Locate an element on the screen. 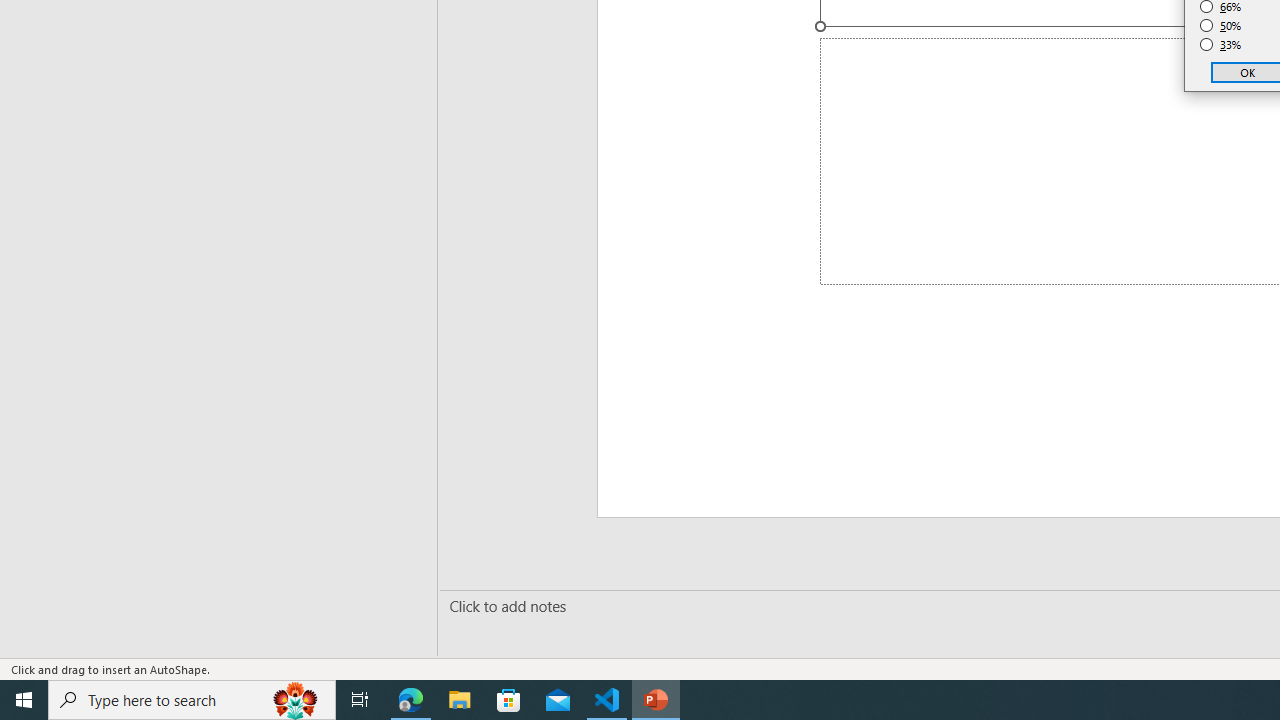  'Microsoft Edge - 1 running window' is located at coordinates (410, 698).